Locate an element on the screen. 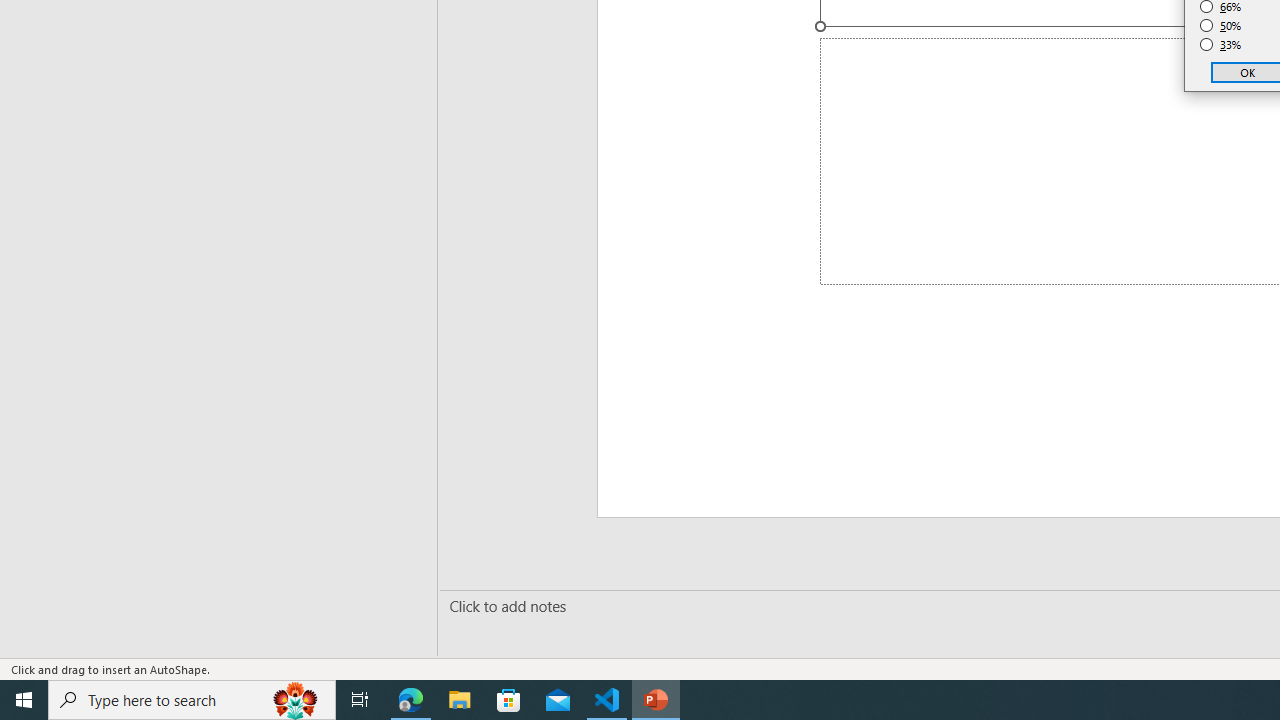  'Microsoft Edge - 1 running window' is located at coordinates (410, 698).